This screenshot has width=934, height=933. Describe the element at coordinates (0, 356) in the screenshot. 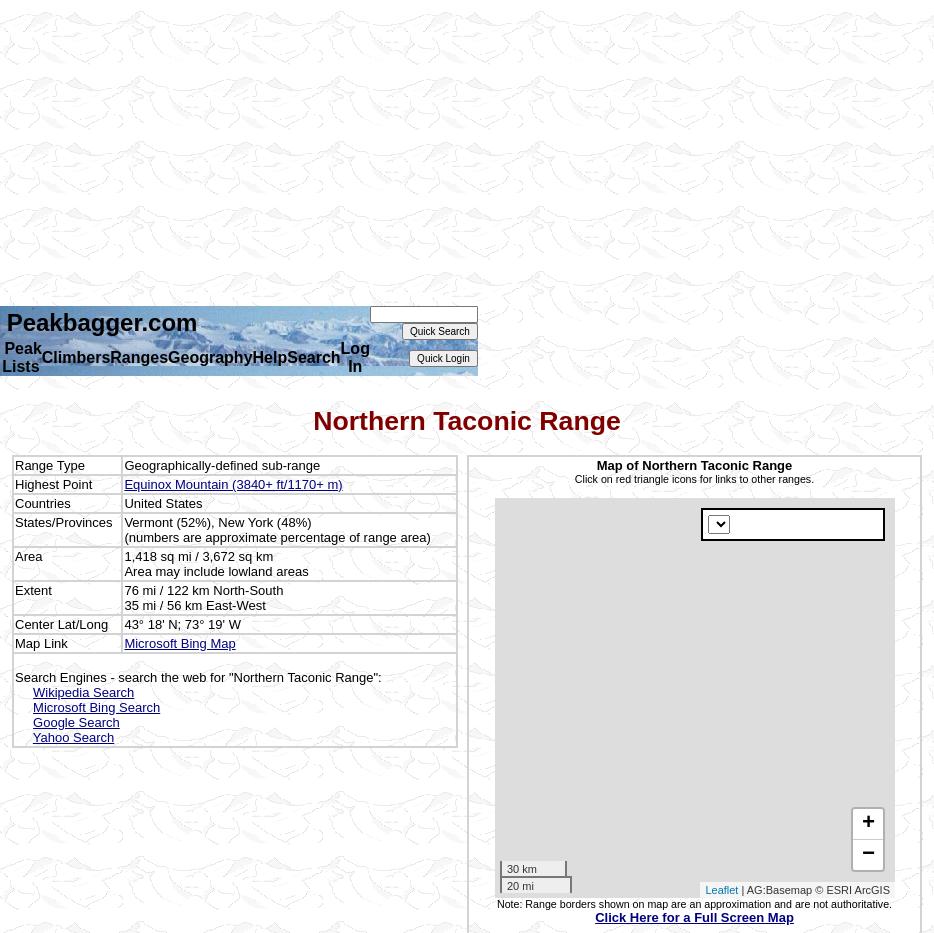

I see `'Peak Lists'` at that location.